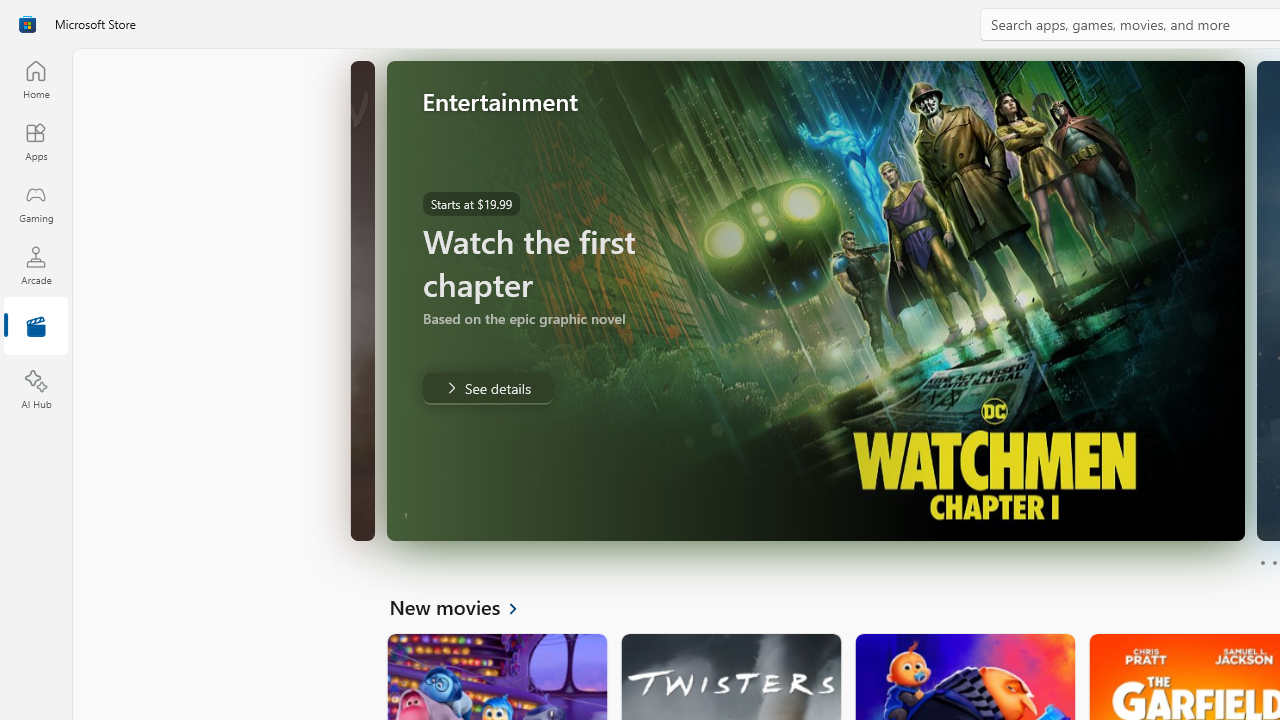  I want to click on 'AI Hub', so click(35, 390).